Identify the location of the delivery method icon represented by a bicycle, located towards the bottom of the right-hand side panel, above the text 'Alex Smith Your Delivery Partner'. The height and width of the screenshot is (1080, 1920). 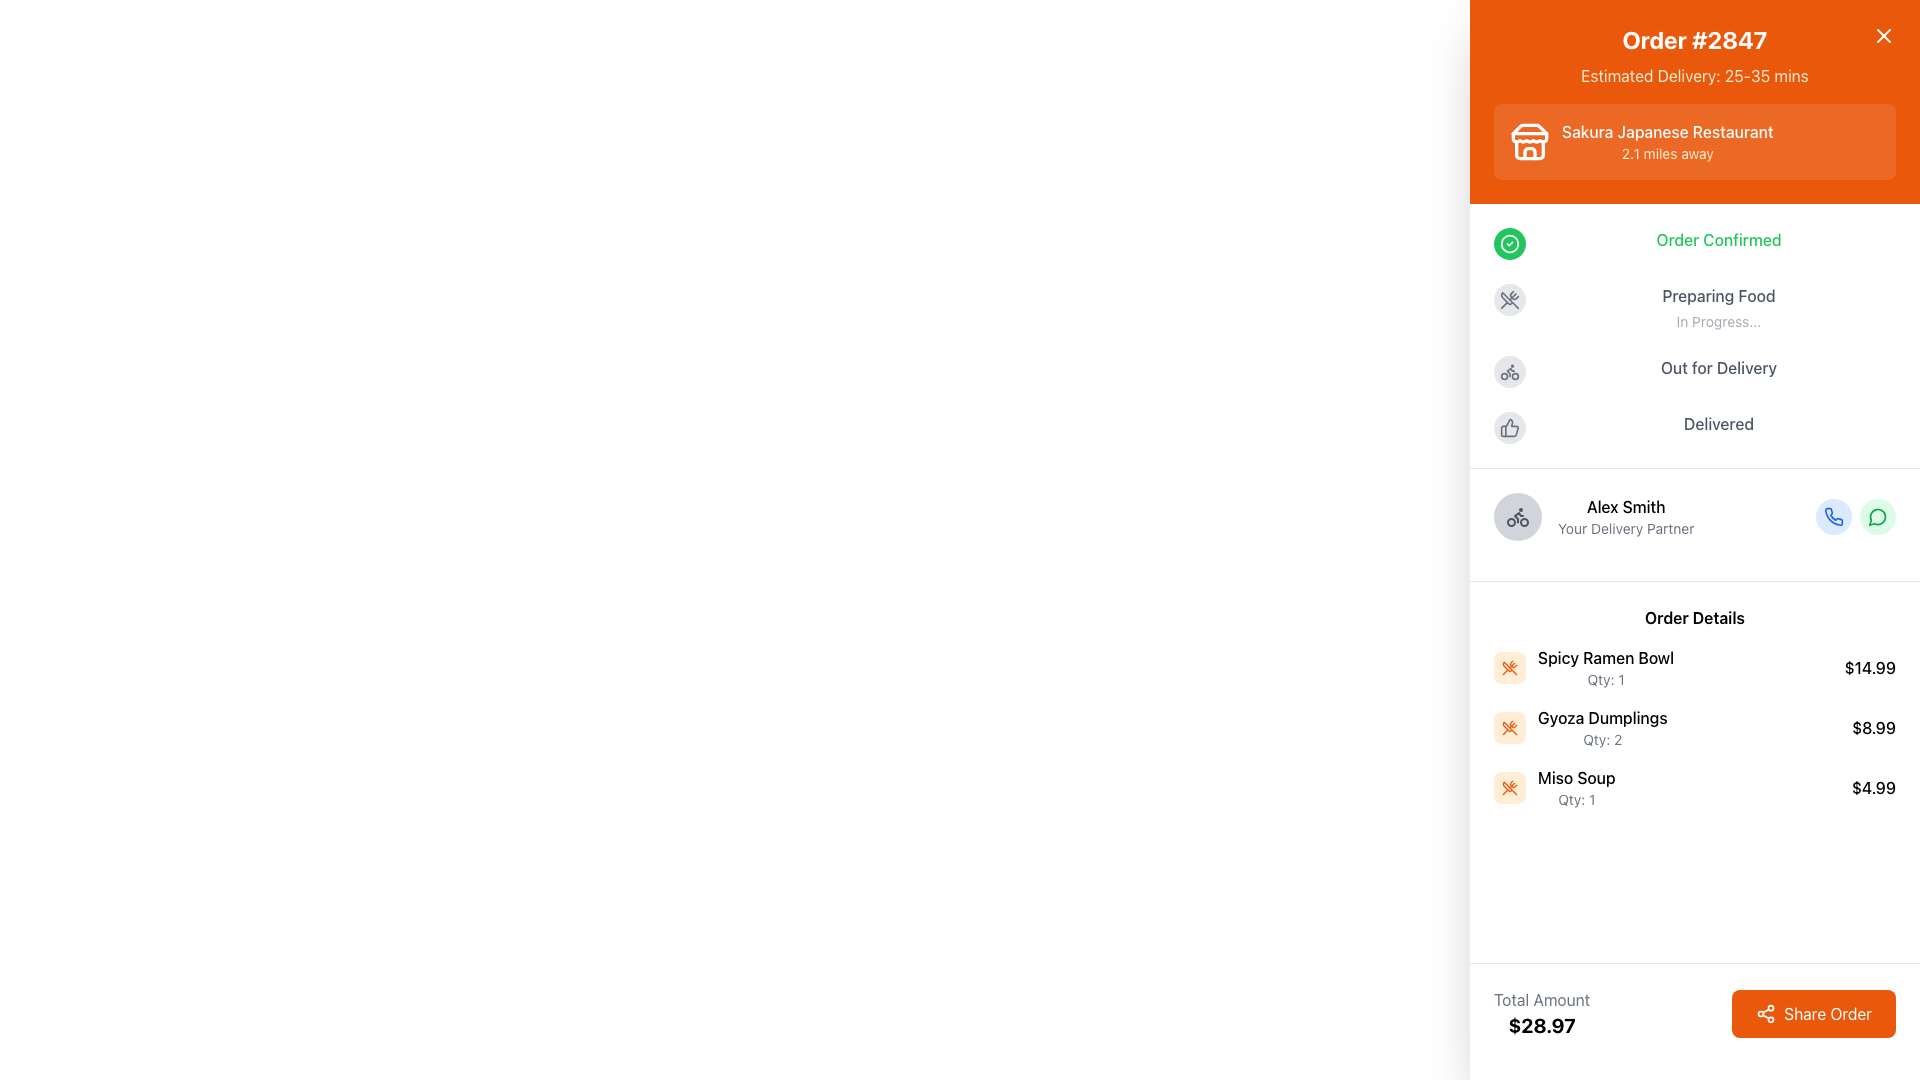
(1510, 371).